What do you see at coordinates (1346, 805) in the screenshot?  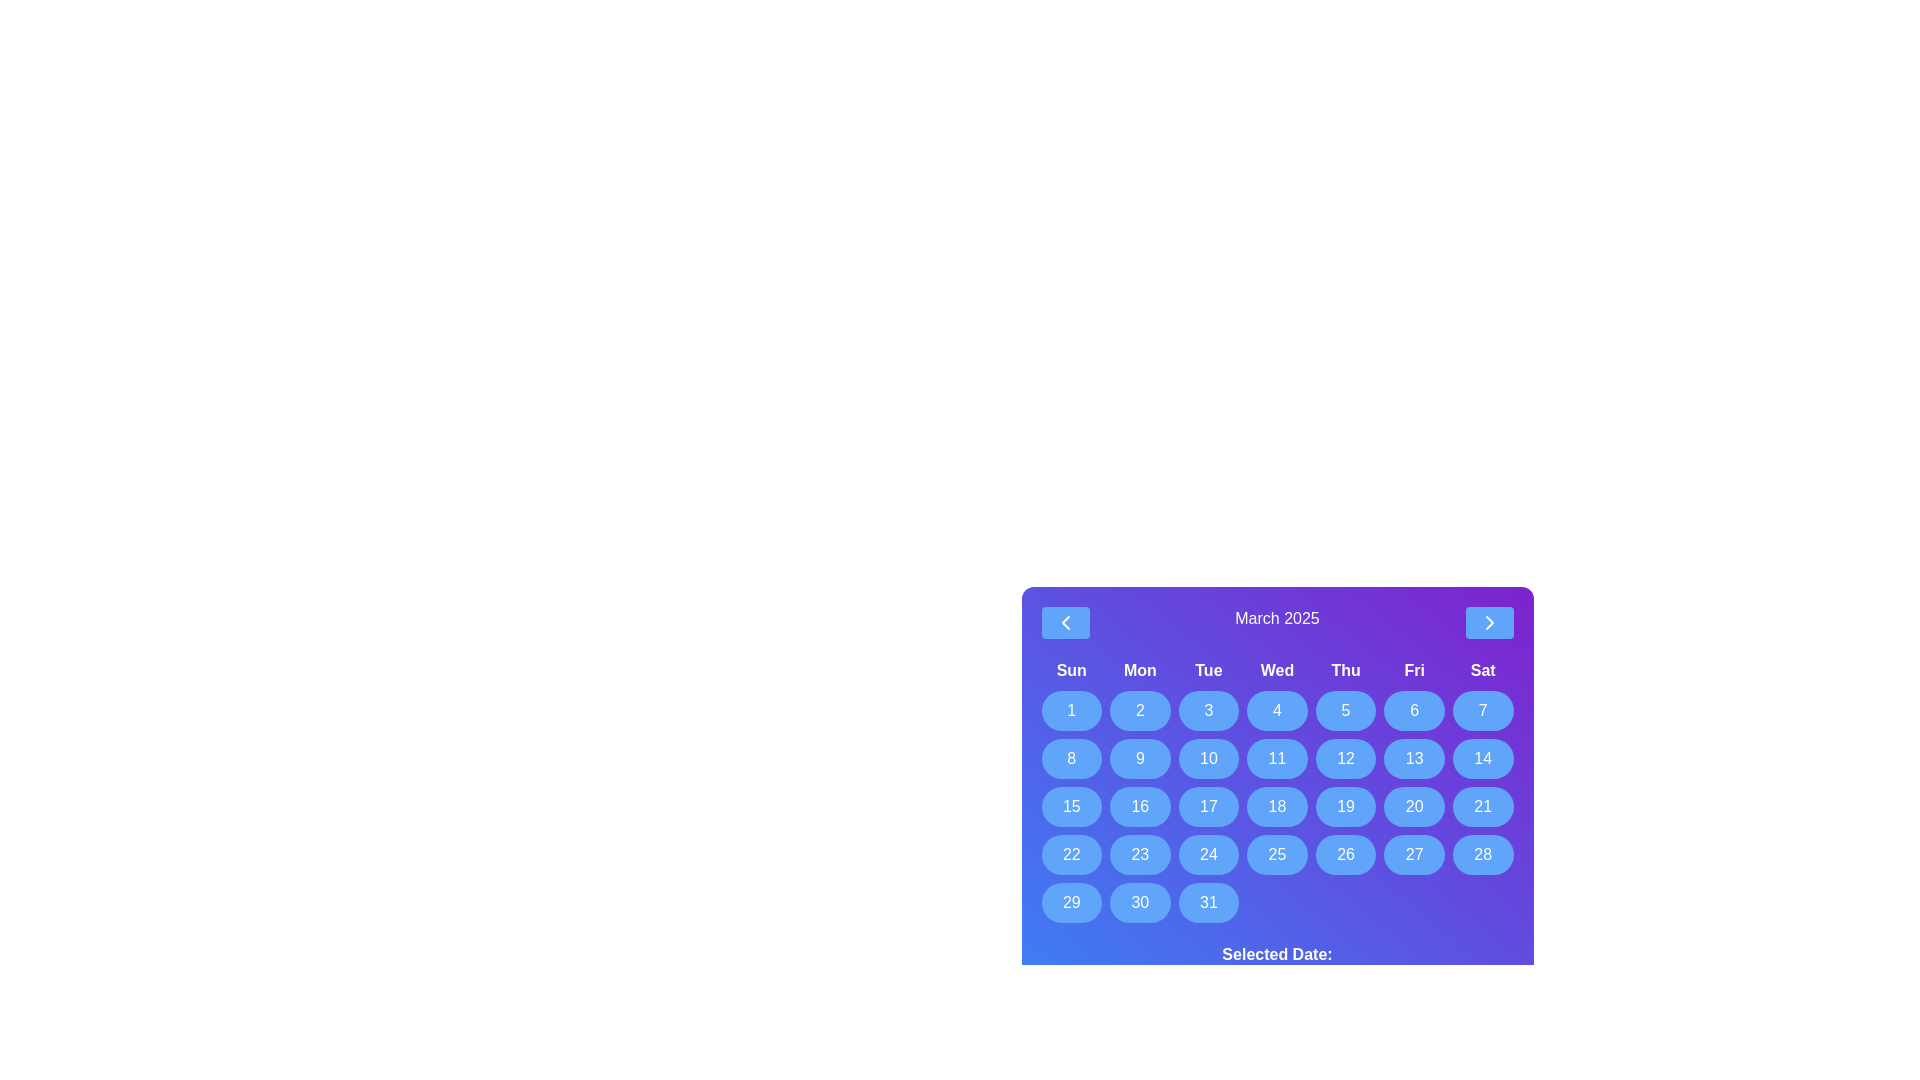 I see `the rounded rectangular button displaying the number '19' in the calendar grid for March 2025` at bounding box center [1346, 805].